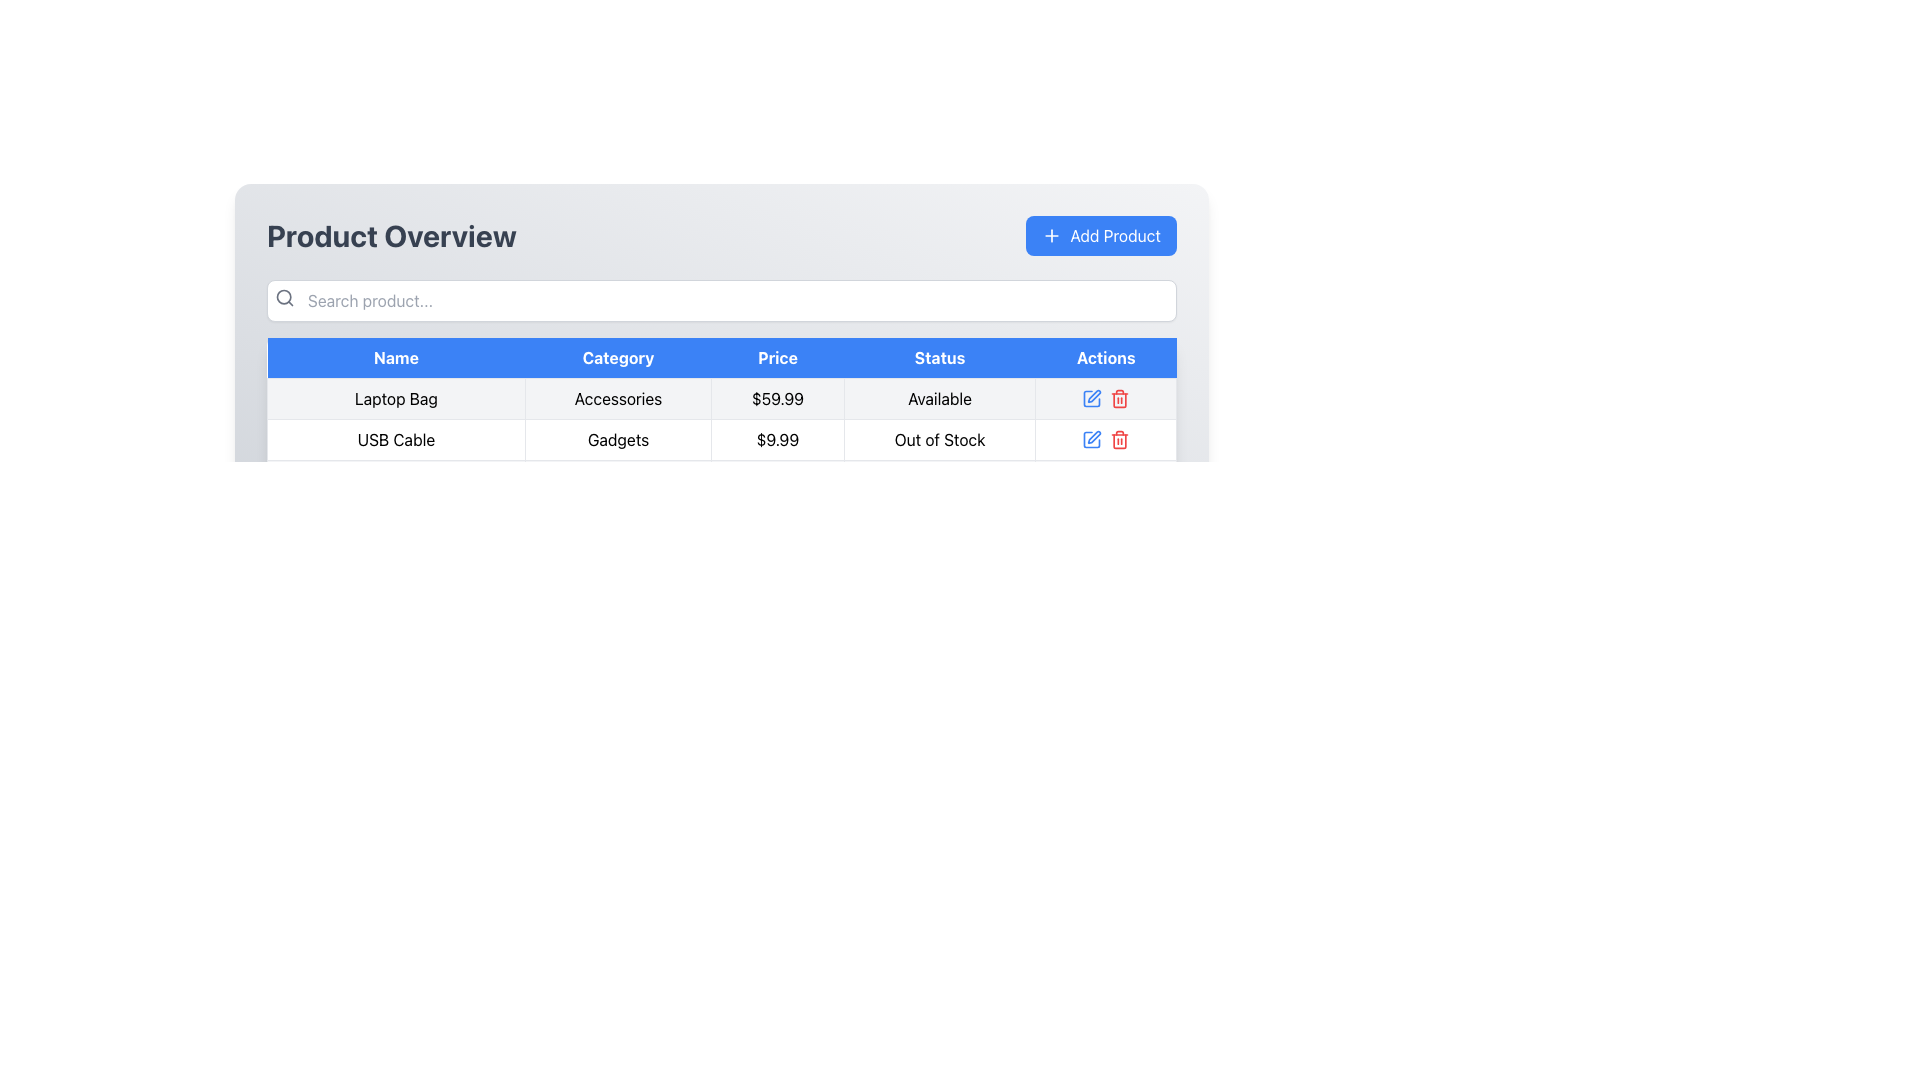 This screenshot has width=1920, height=1080. Describe the element at coordinates (776, 398) in the screenshot. I see `the price text label for the 'Laptop Bag' located in the third column of the first data row under the 'Price' header` at that location.